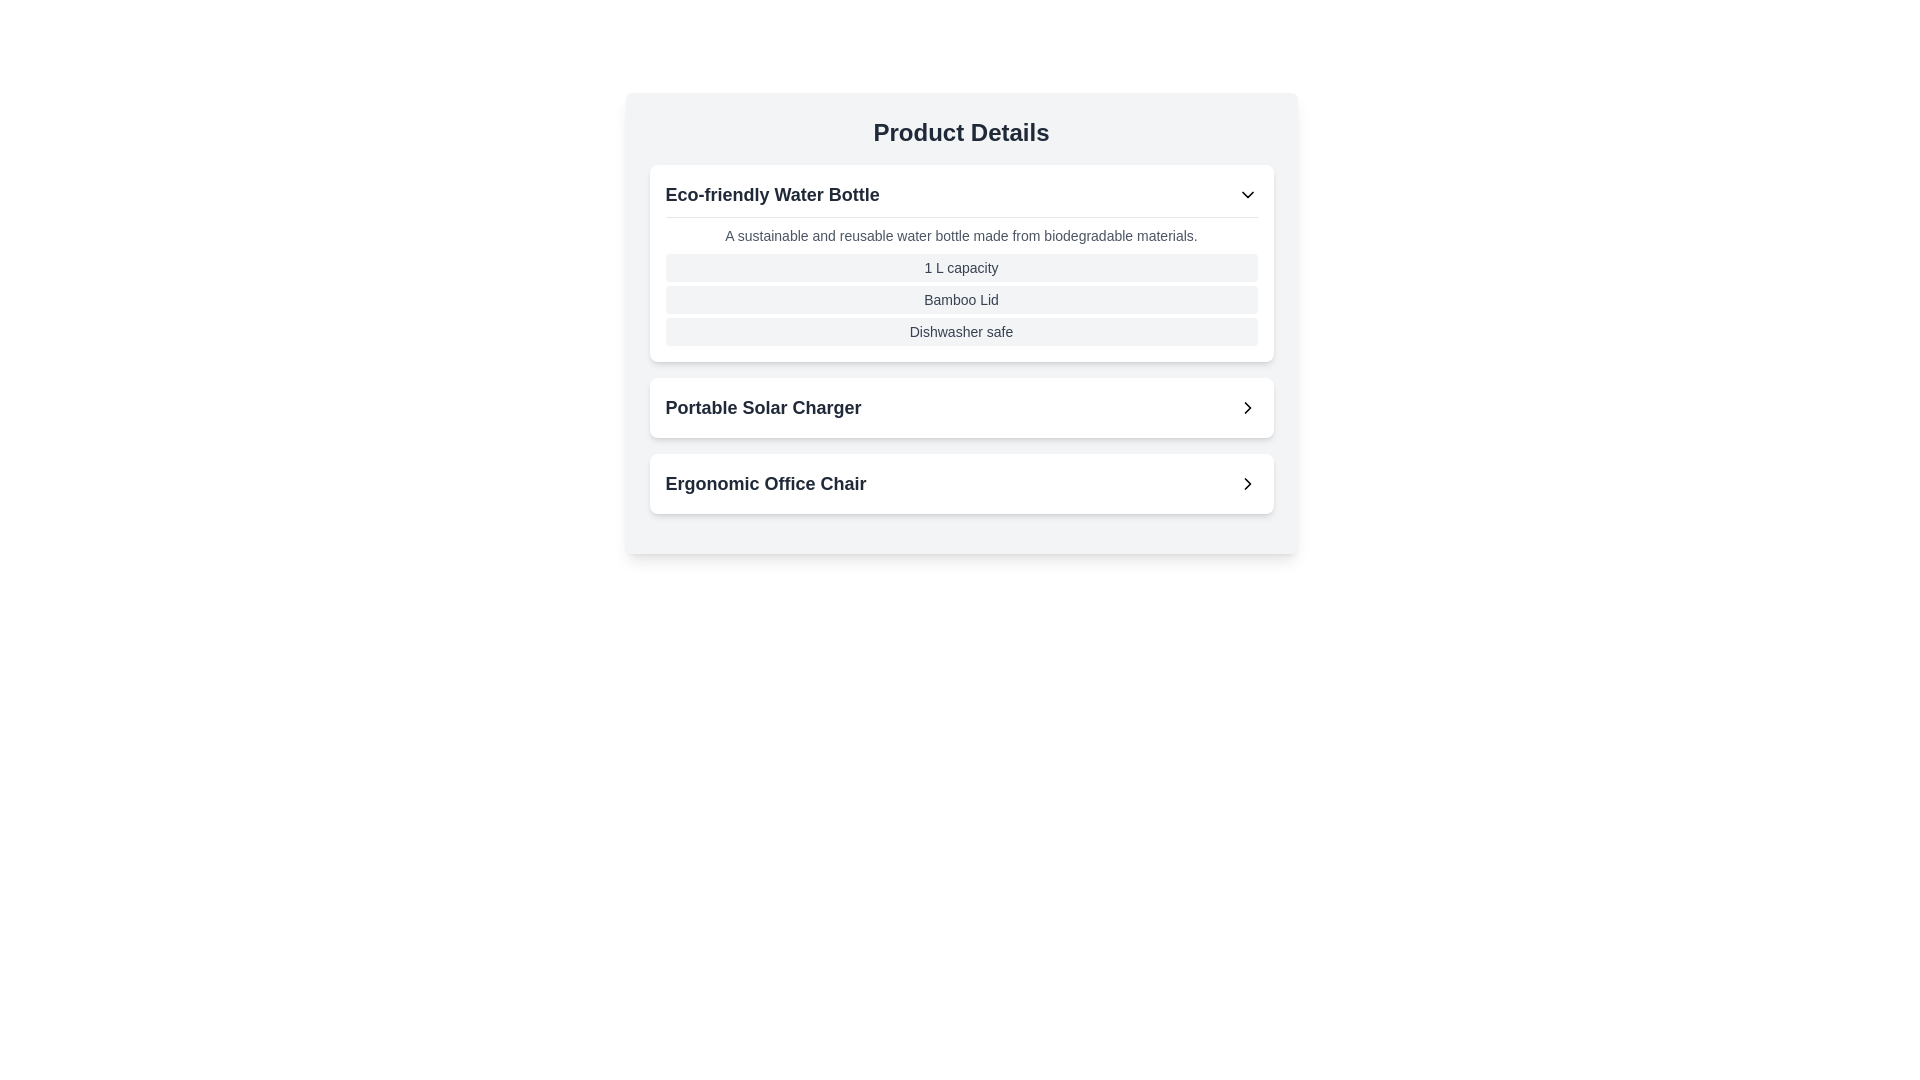 Image resolution: width=1920 pixels, height=1080 pixels. What do you see at coordinates (1246, 195) in the screenshot?
I see `the downward-pointing chevron icon located on the far right of the 'Eco-friendly Water Bottle' section` at bounding box center [1246, 195].